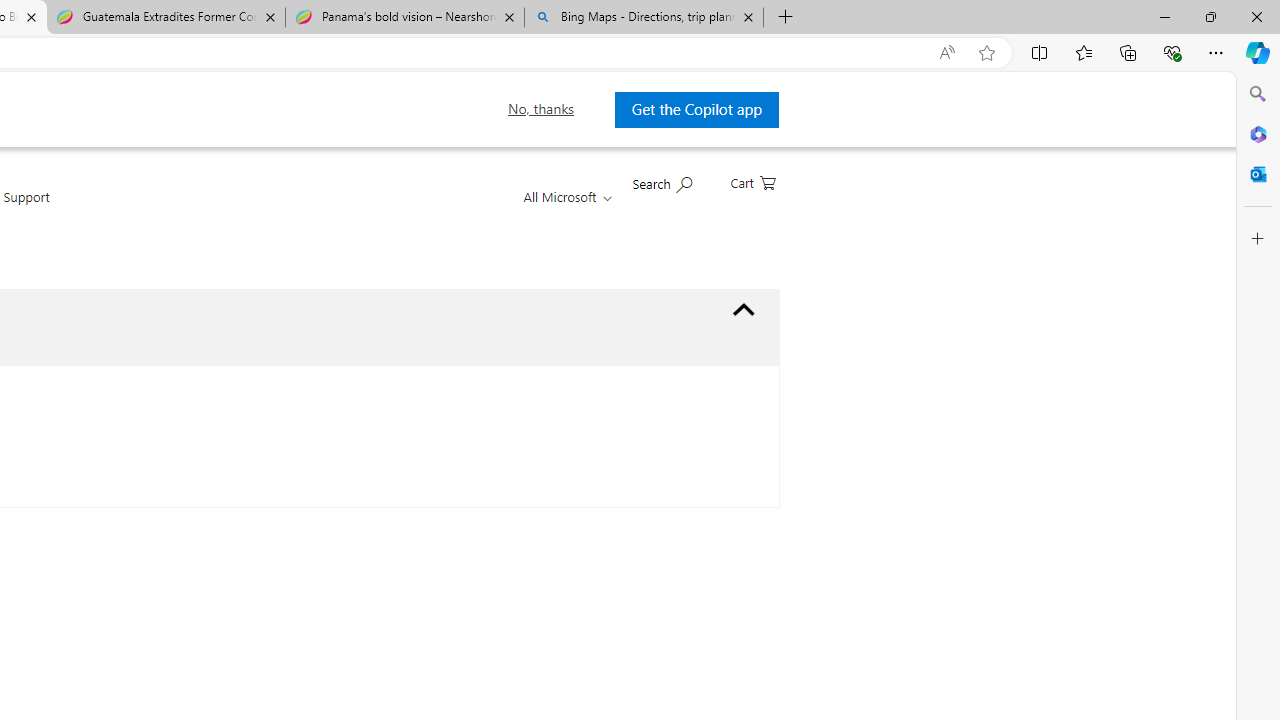 This screenshot has width=1280, height=720. What do you see at coordinates (743, 309) in the screenshot?
I see `'What product are you reporting on? no option selected'` at bounding box center [743, 309].